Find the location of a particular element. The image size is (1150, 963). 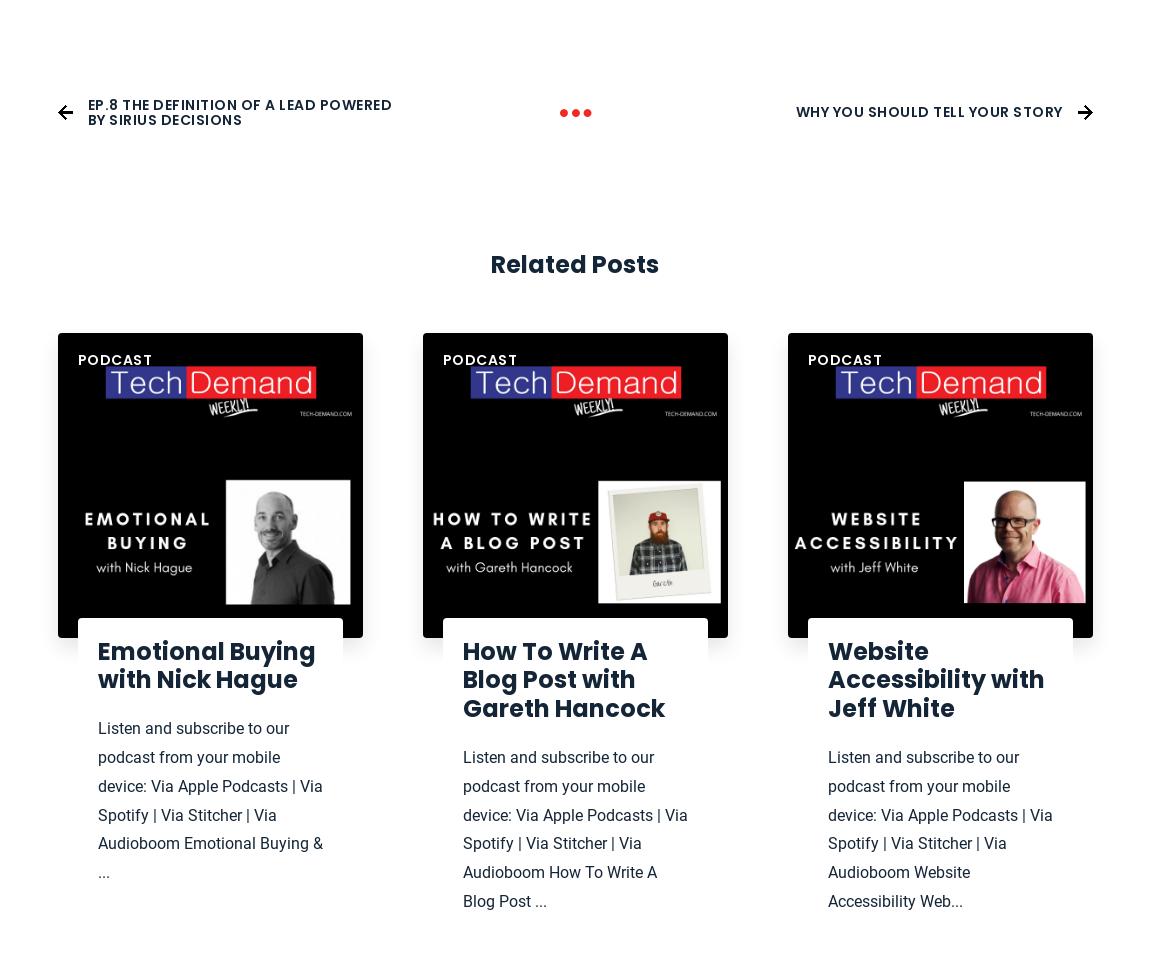

'Ep.8 The Definition of a Lead powered by Sirius Decisions' is located at coordinates (238, 110).